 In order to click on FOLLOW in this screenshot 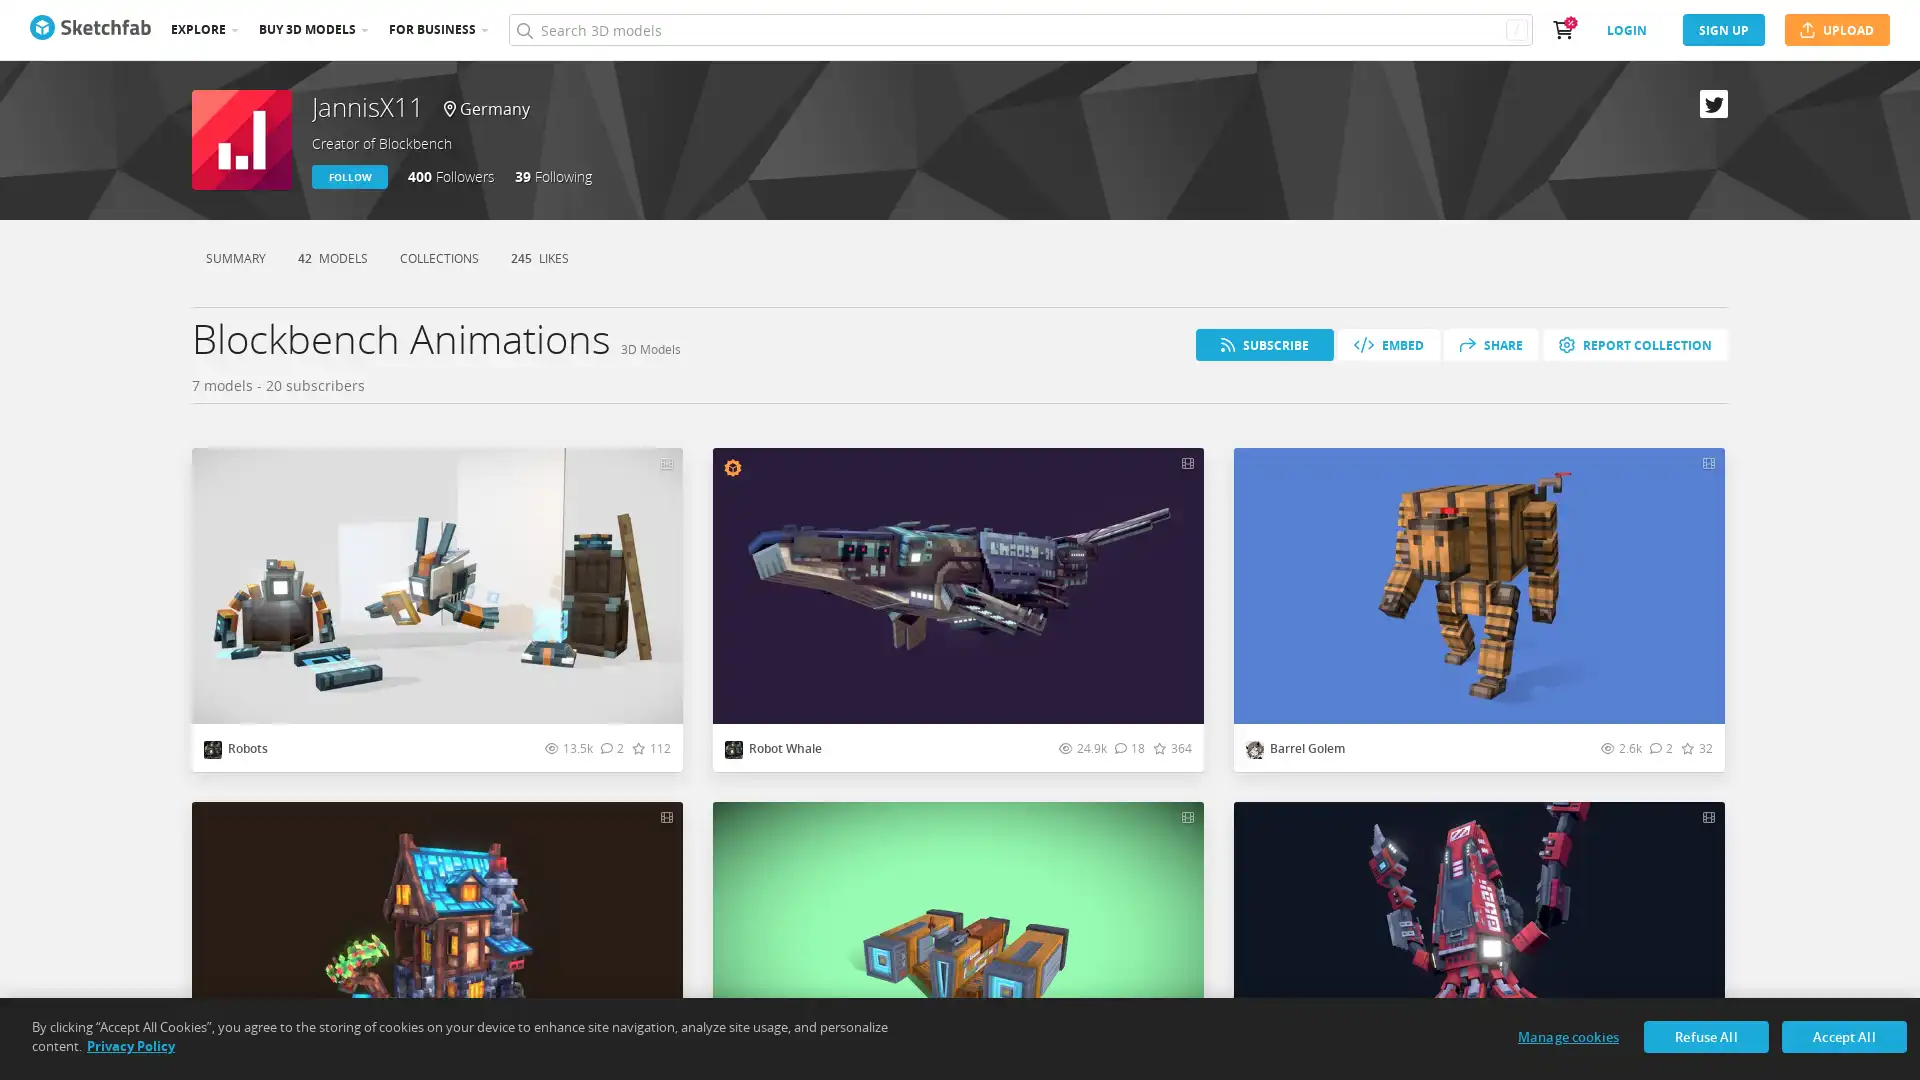, I will do `click(350, 176)`.